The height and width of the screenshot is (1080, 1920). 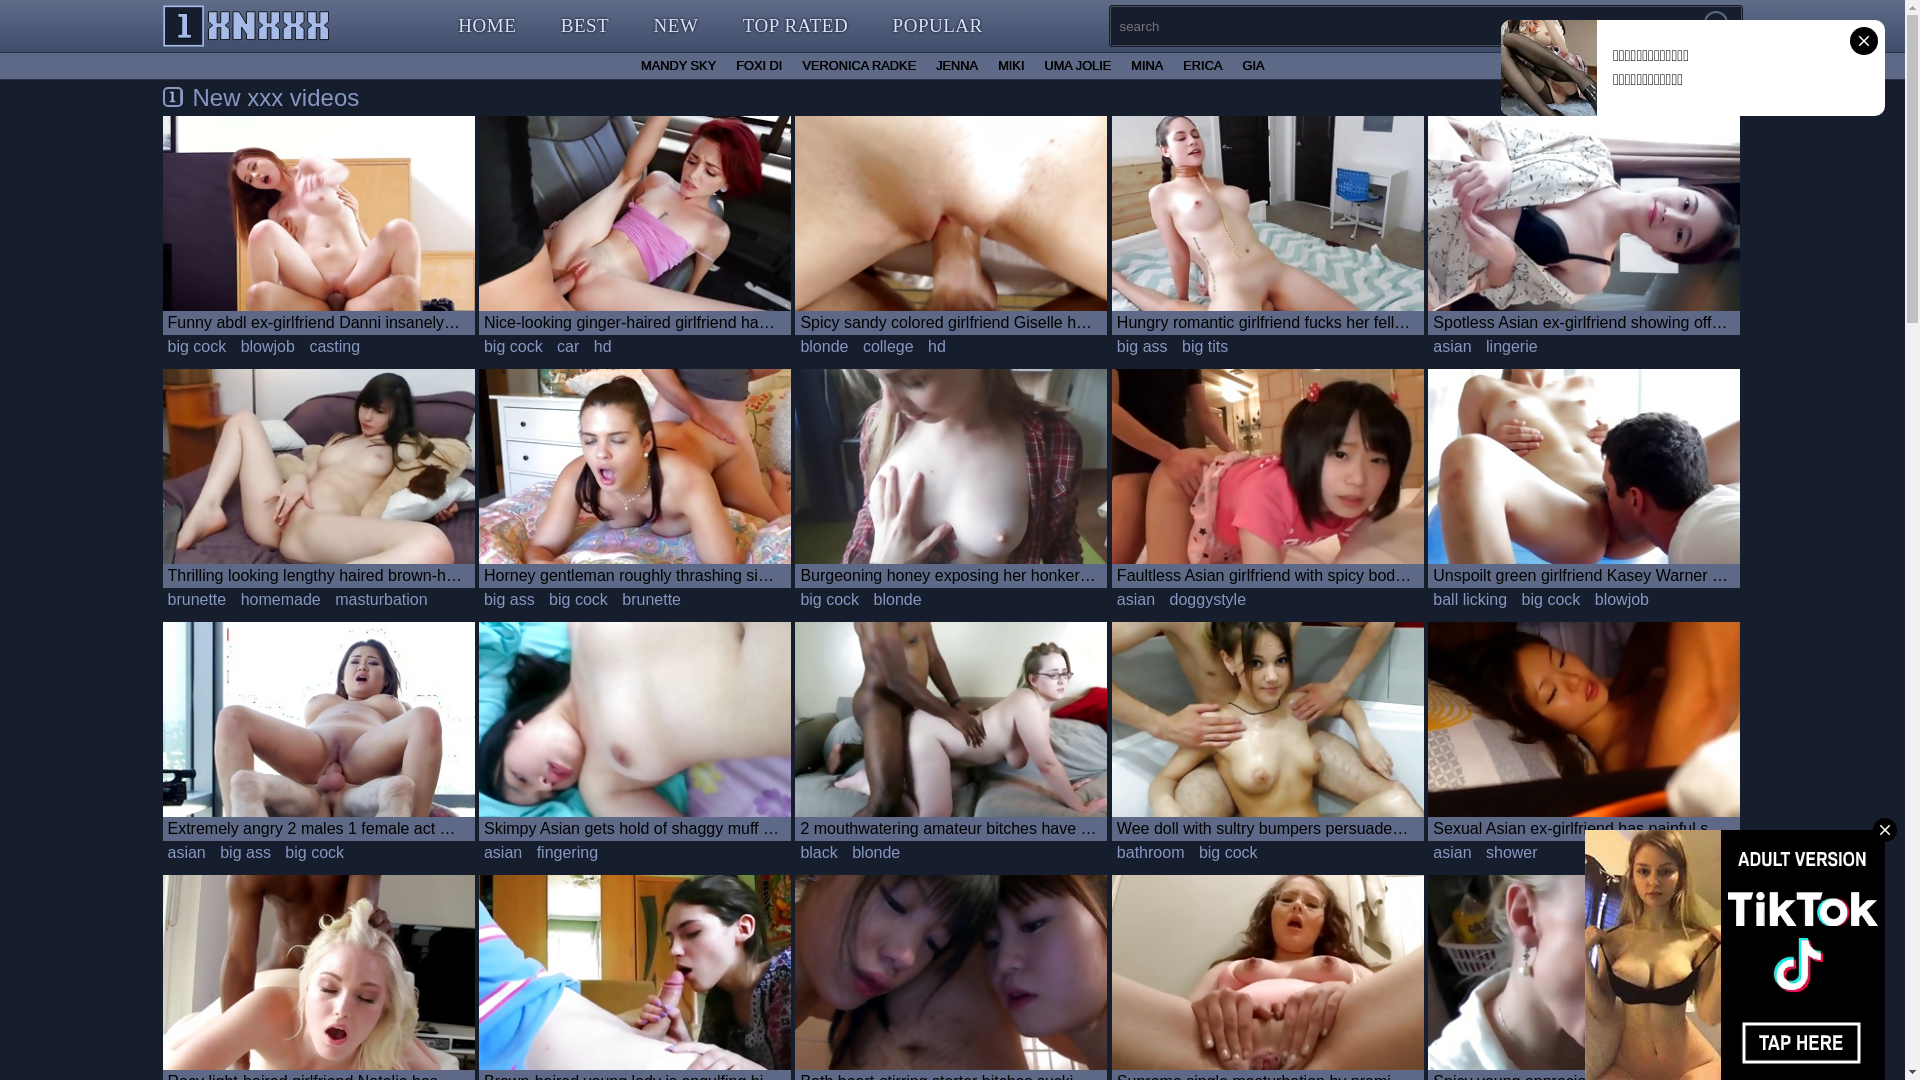 I want to click on 'Funny abdl ex-girlfriend Danni insanely riding on wang', so click(x=316, y=225).